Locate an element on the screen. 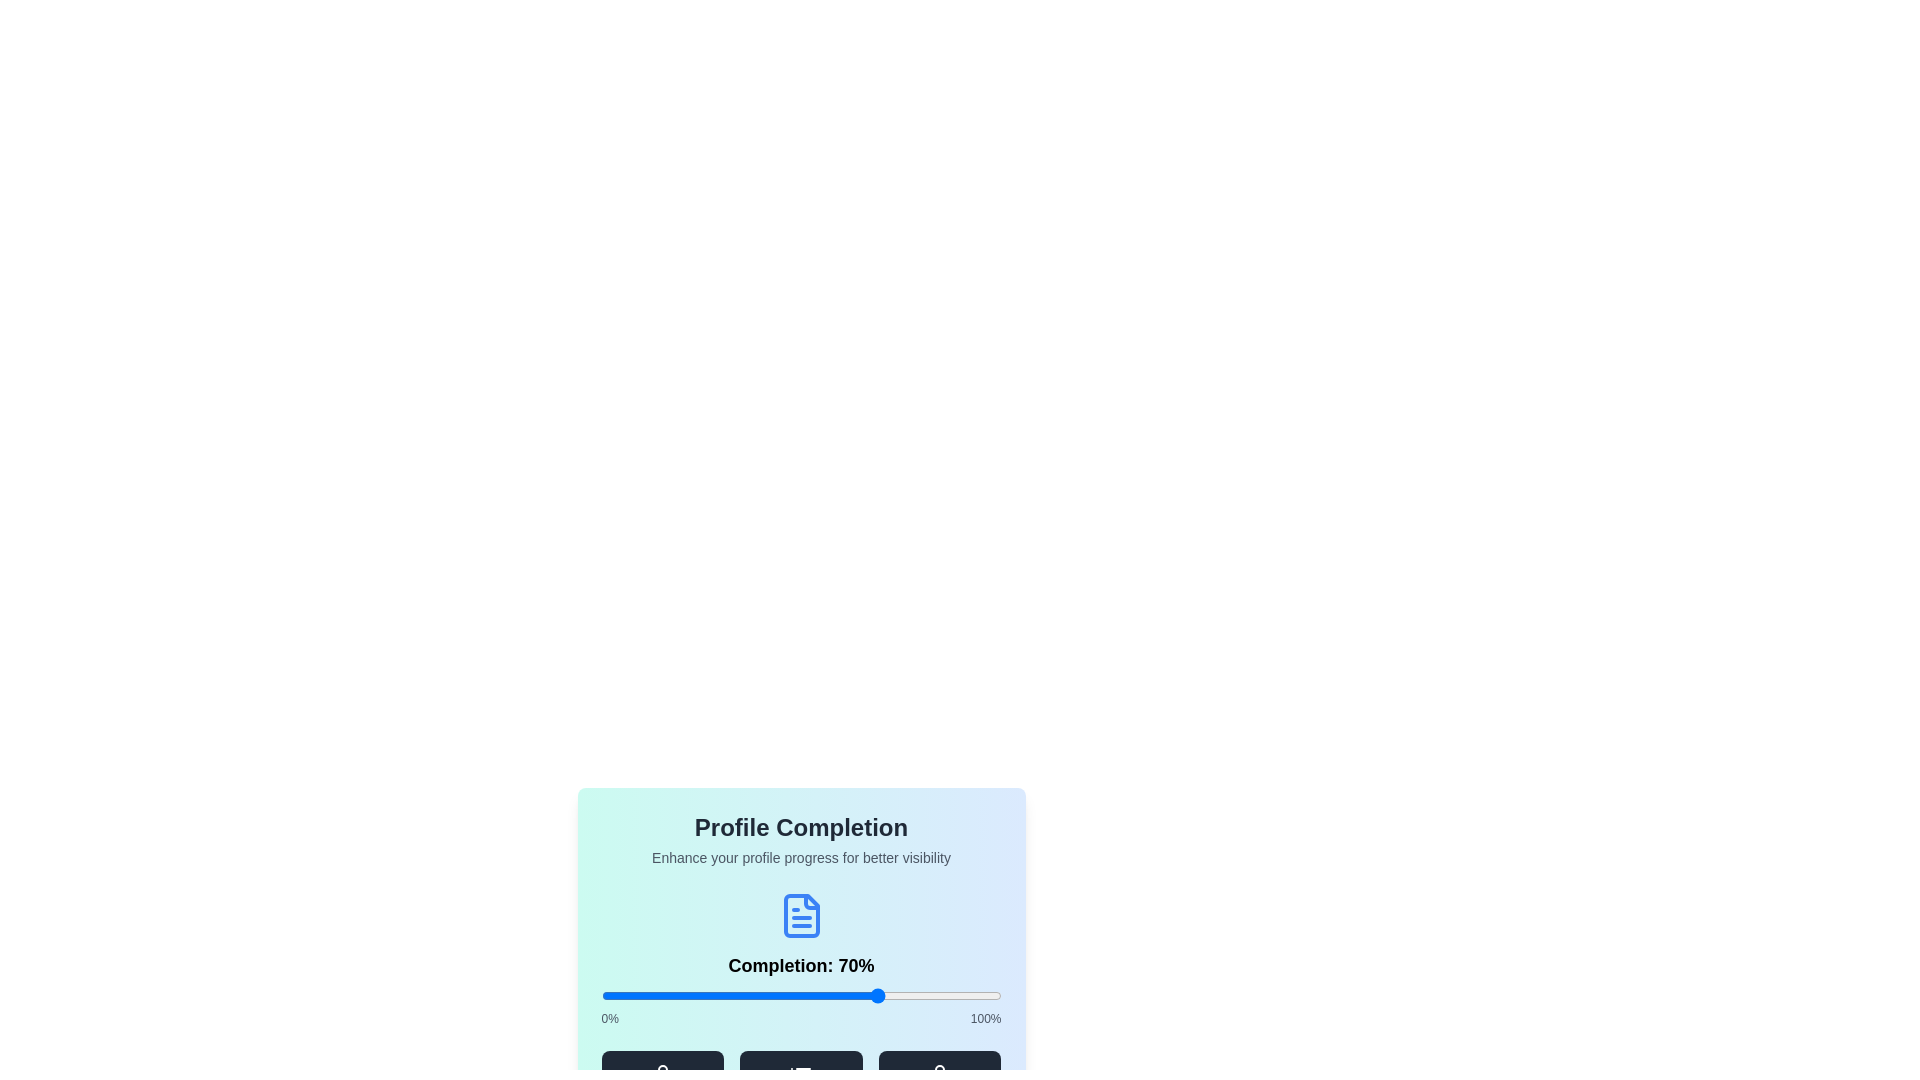  the profile completion slider is located at coordinates (728, 995).